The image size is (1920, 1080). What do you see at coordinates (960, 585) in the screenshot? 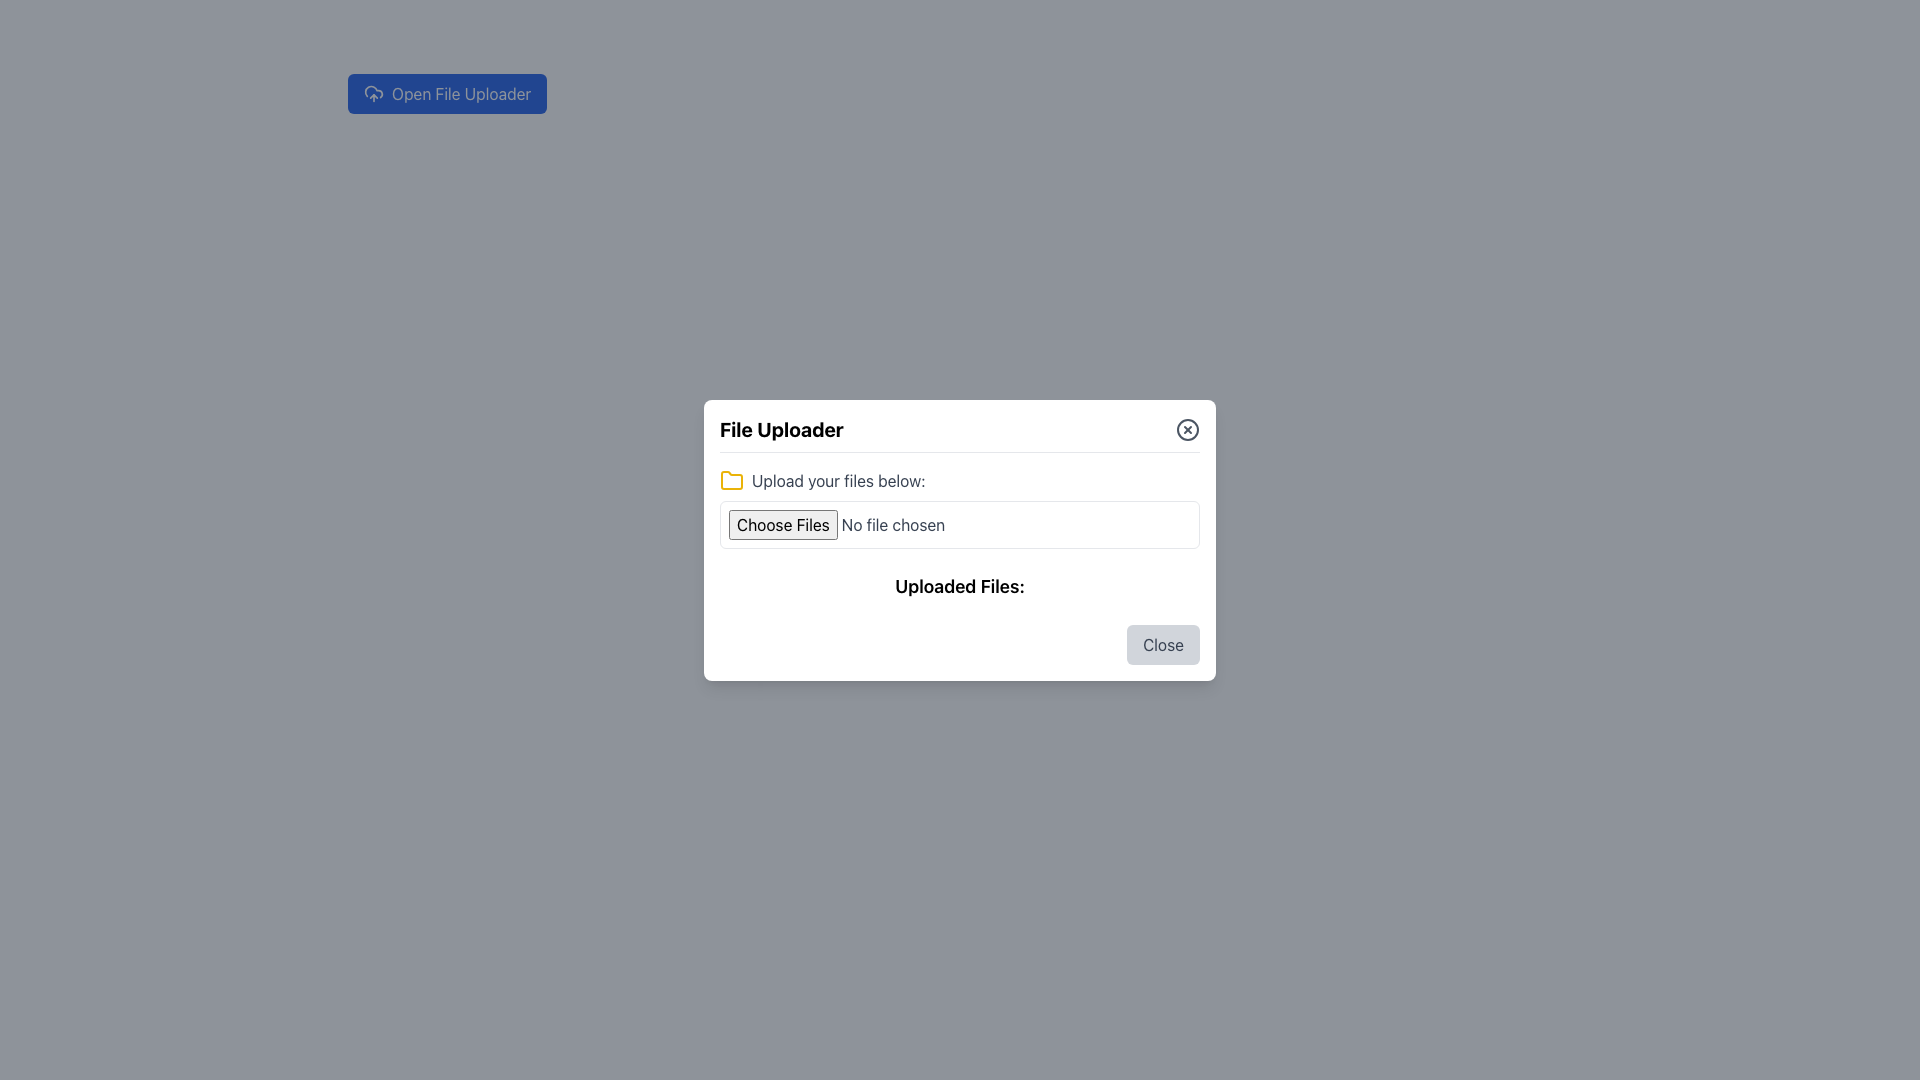
I see `the Text label indicating the area for uploaded files in the 'File Uploader' modal dialog box, which is positioned below the file input field and above the empty list area` at bounding box center [960, 585].